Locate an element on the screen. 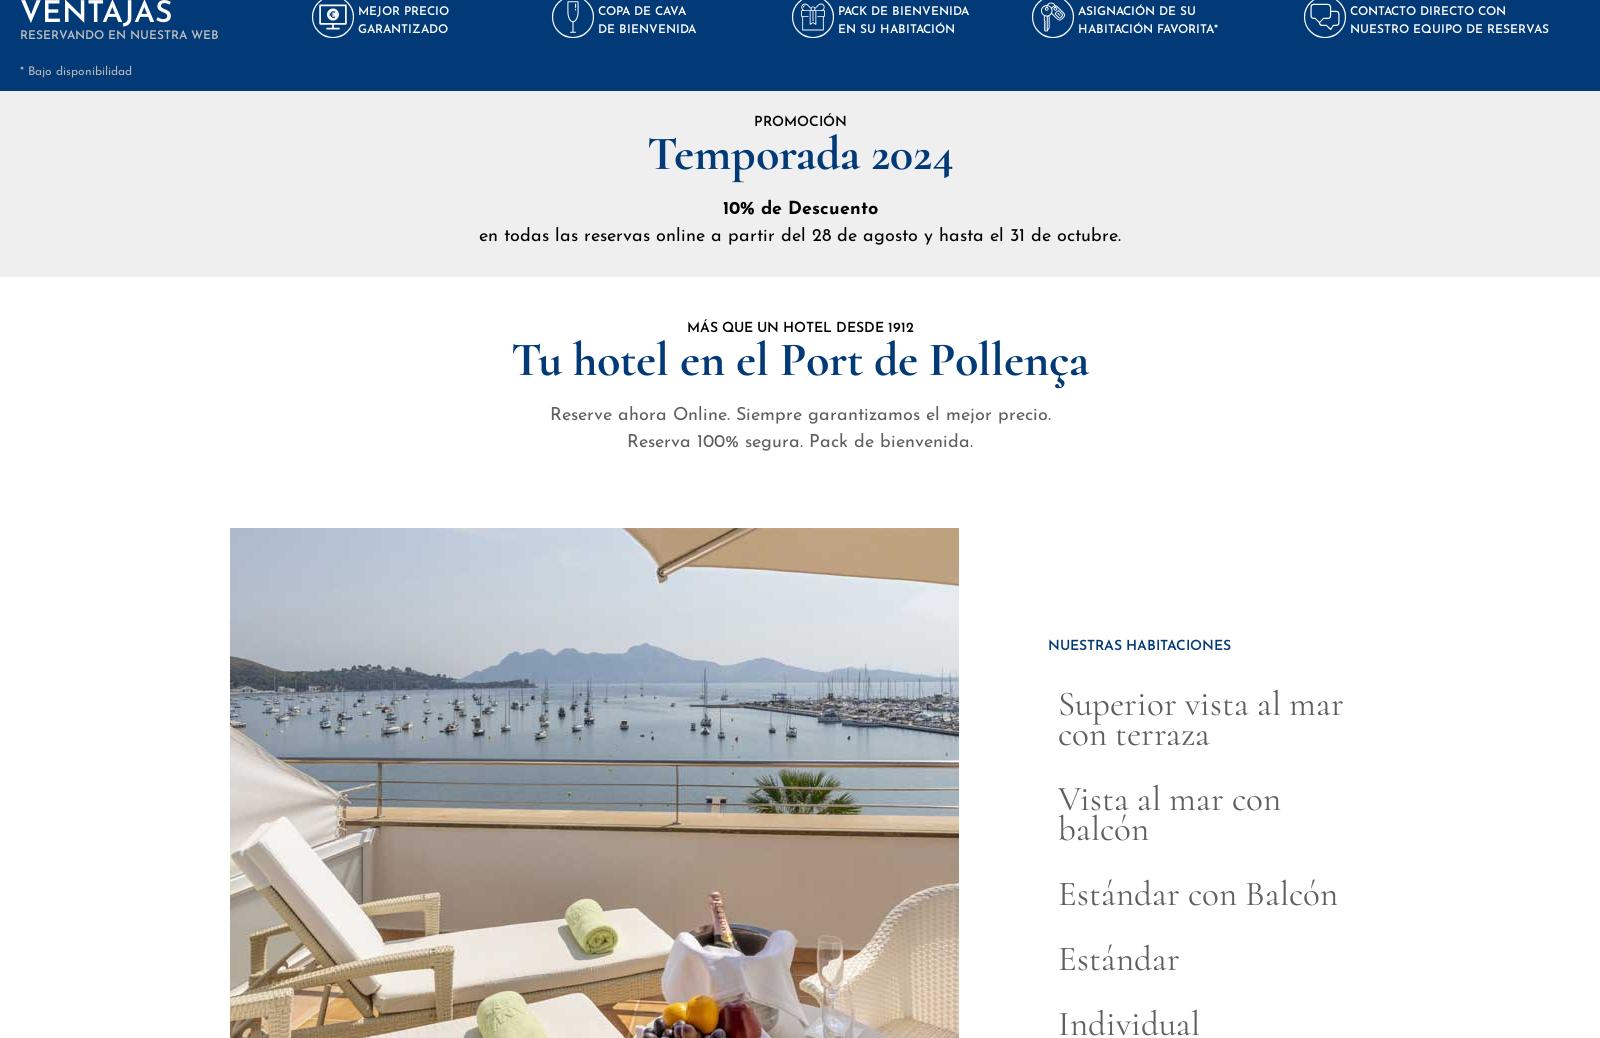 The image size is (1600, 1038). 'COPA DE CAVA' is located at coordinates (641, 10).